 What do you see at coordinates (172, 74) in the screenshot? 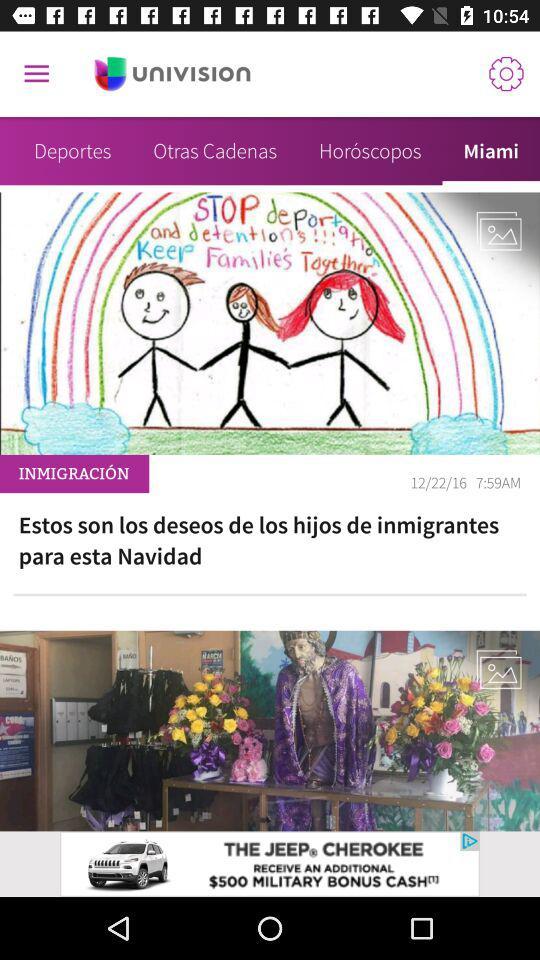
I see `advertisement page` at bounding box center [172, 74].